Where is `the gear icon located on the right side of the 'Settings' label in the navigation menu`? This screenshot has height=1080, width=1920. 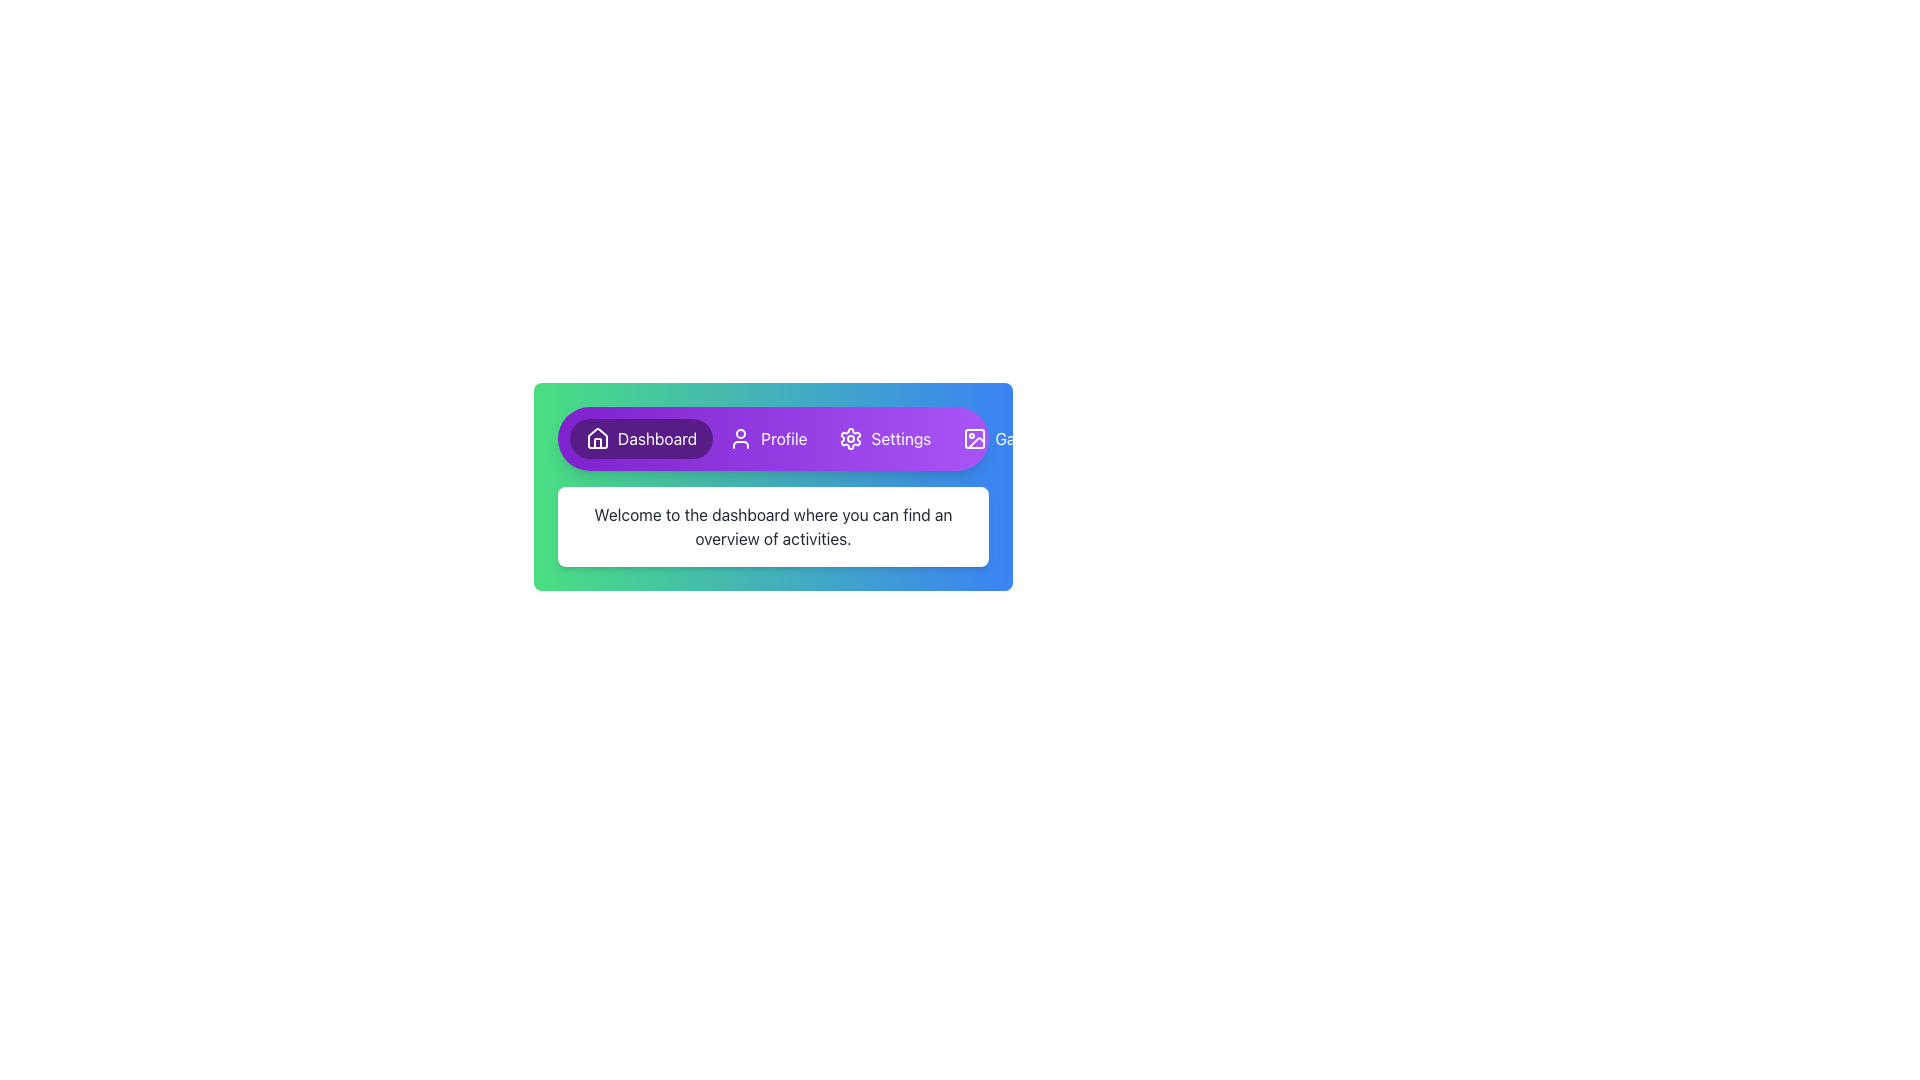 the gear icon located on the right side of the 'Settings' label in the navigation menu is located at coordinates (851, 438).